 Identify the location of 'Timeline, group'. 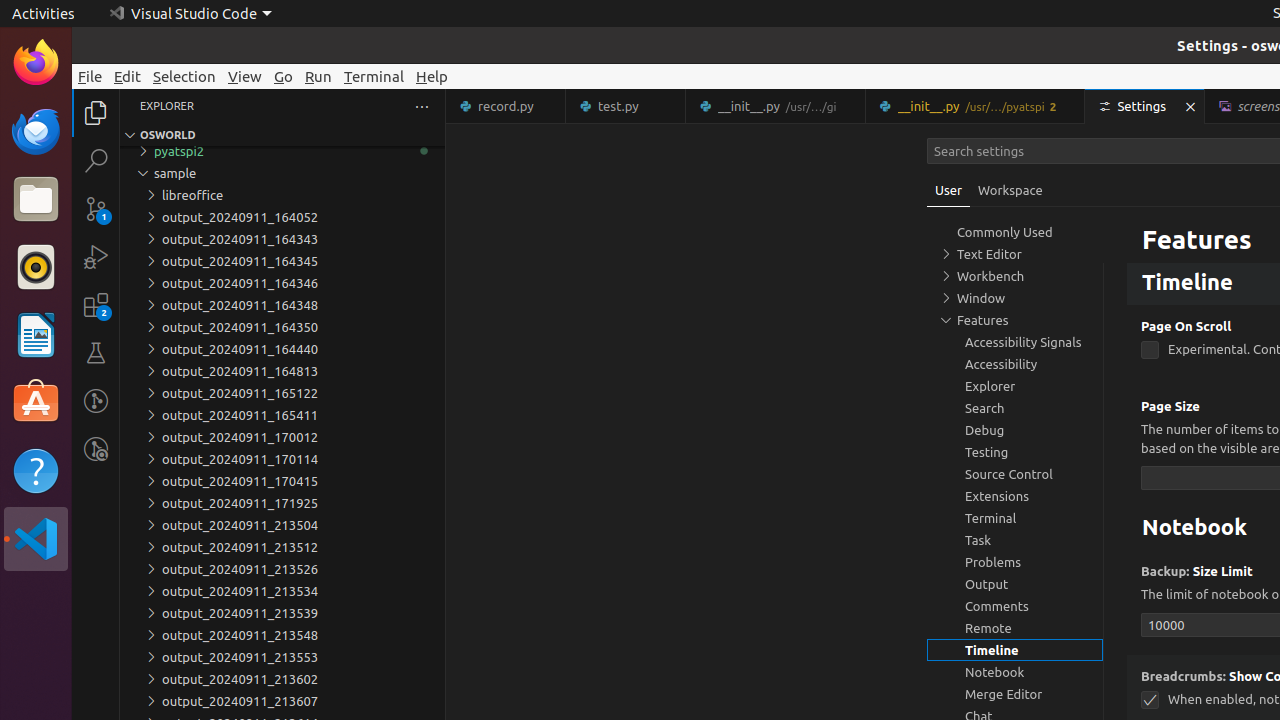
(1015, 650).